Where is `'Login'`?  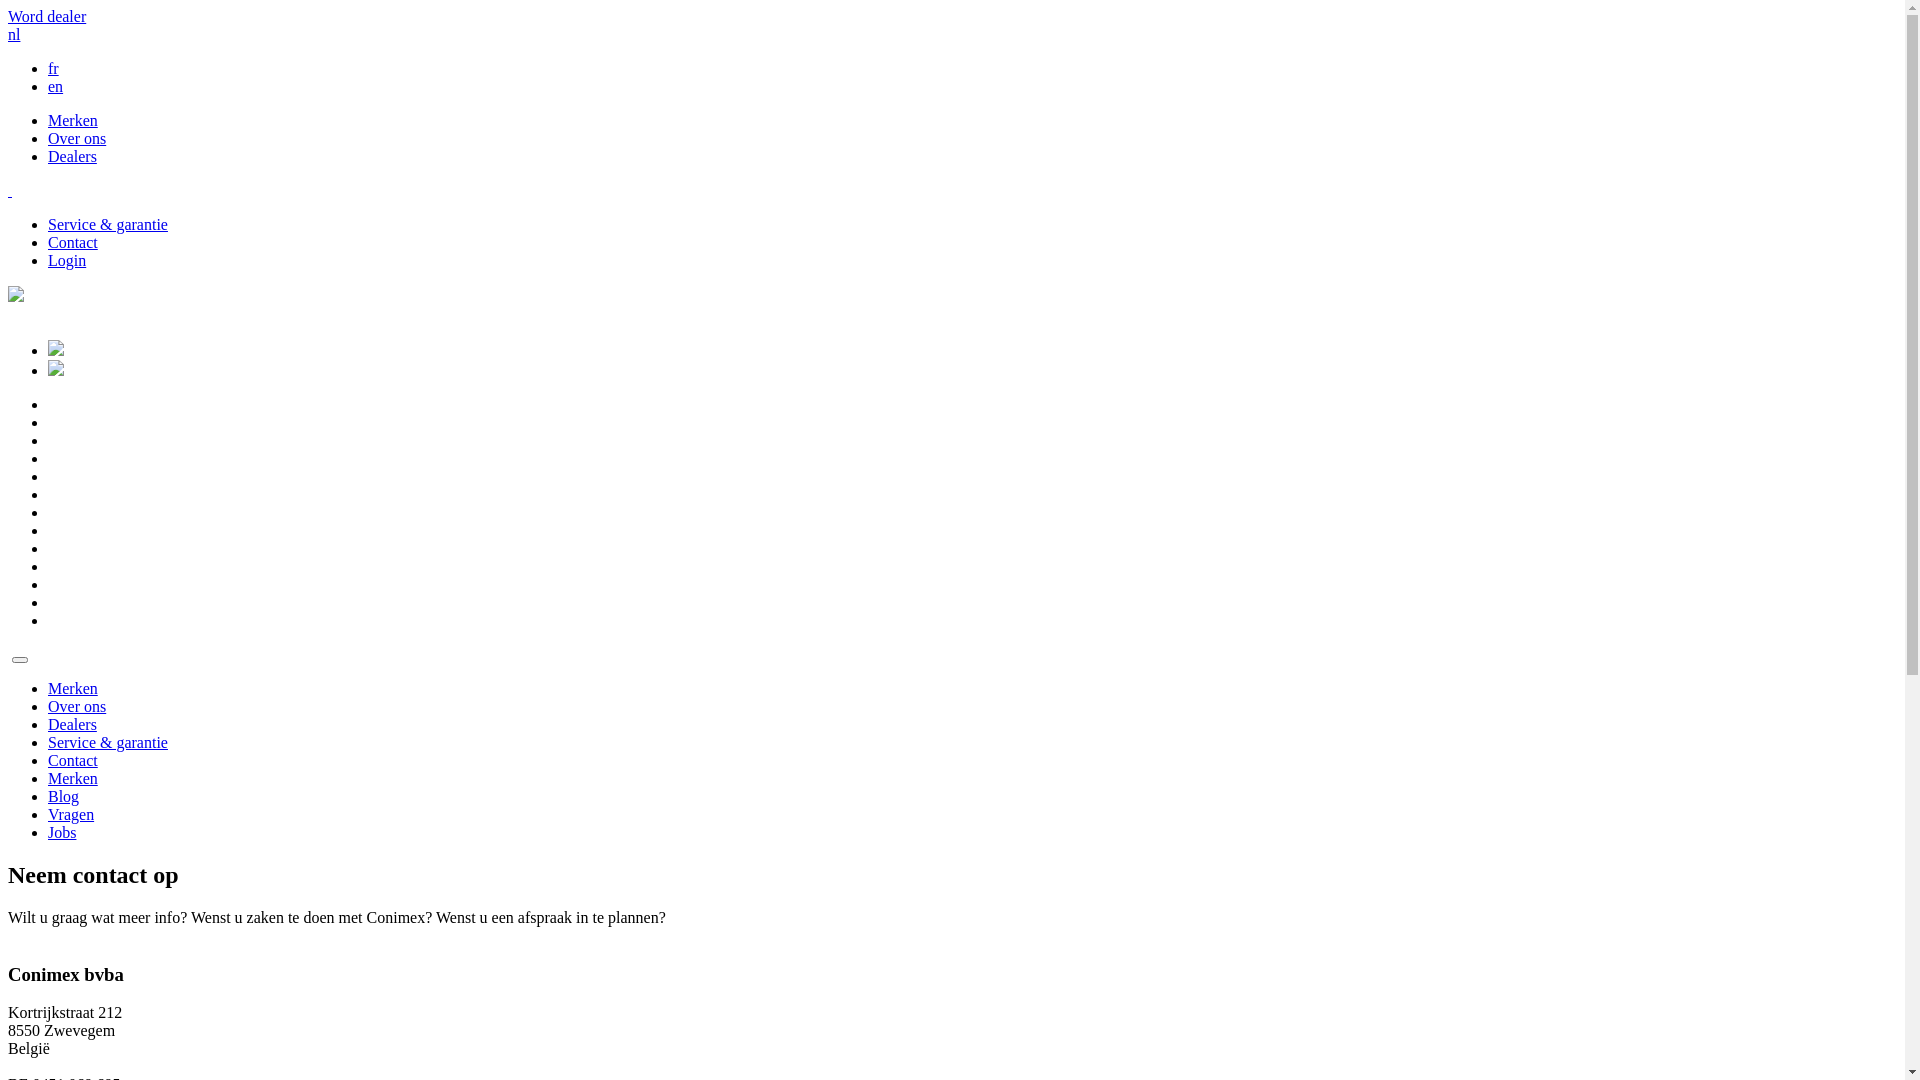
'Login' is located at coordinates (48, 259).